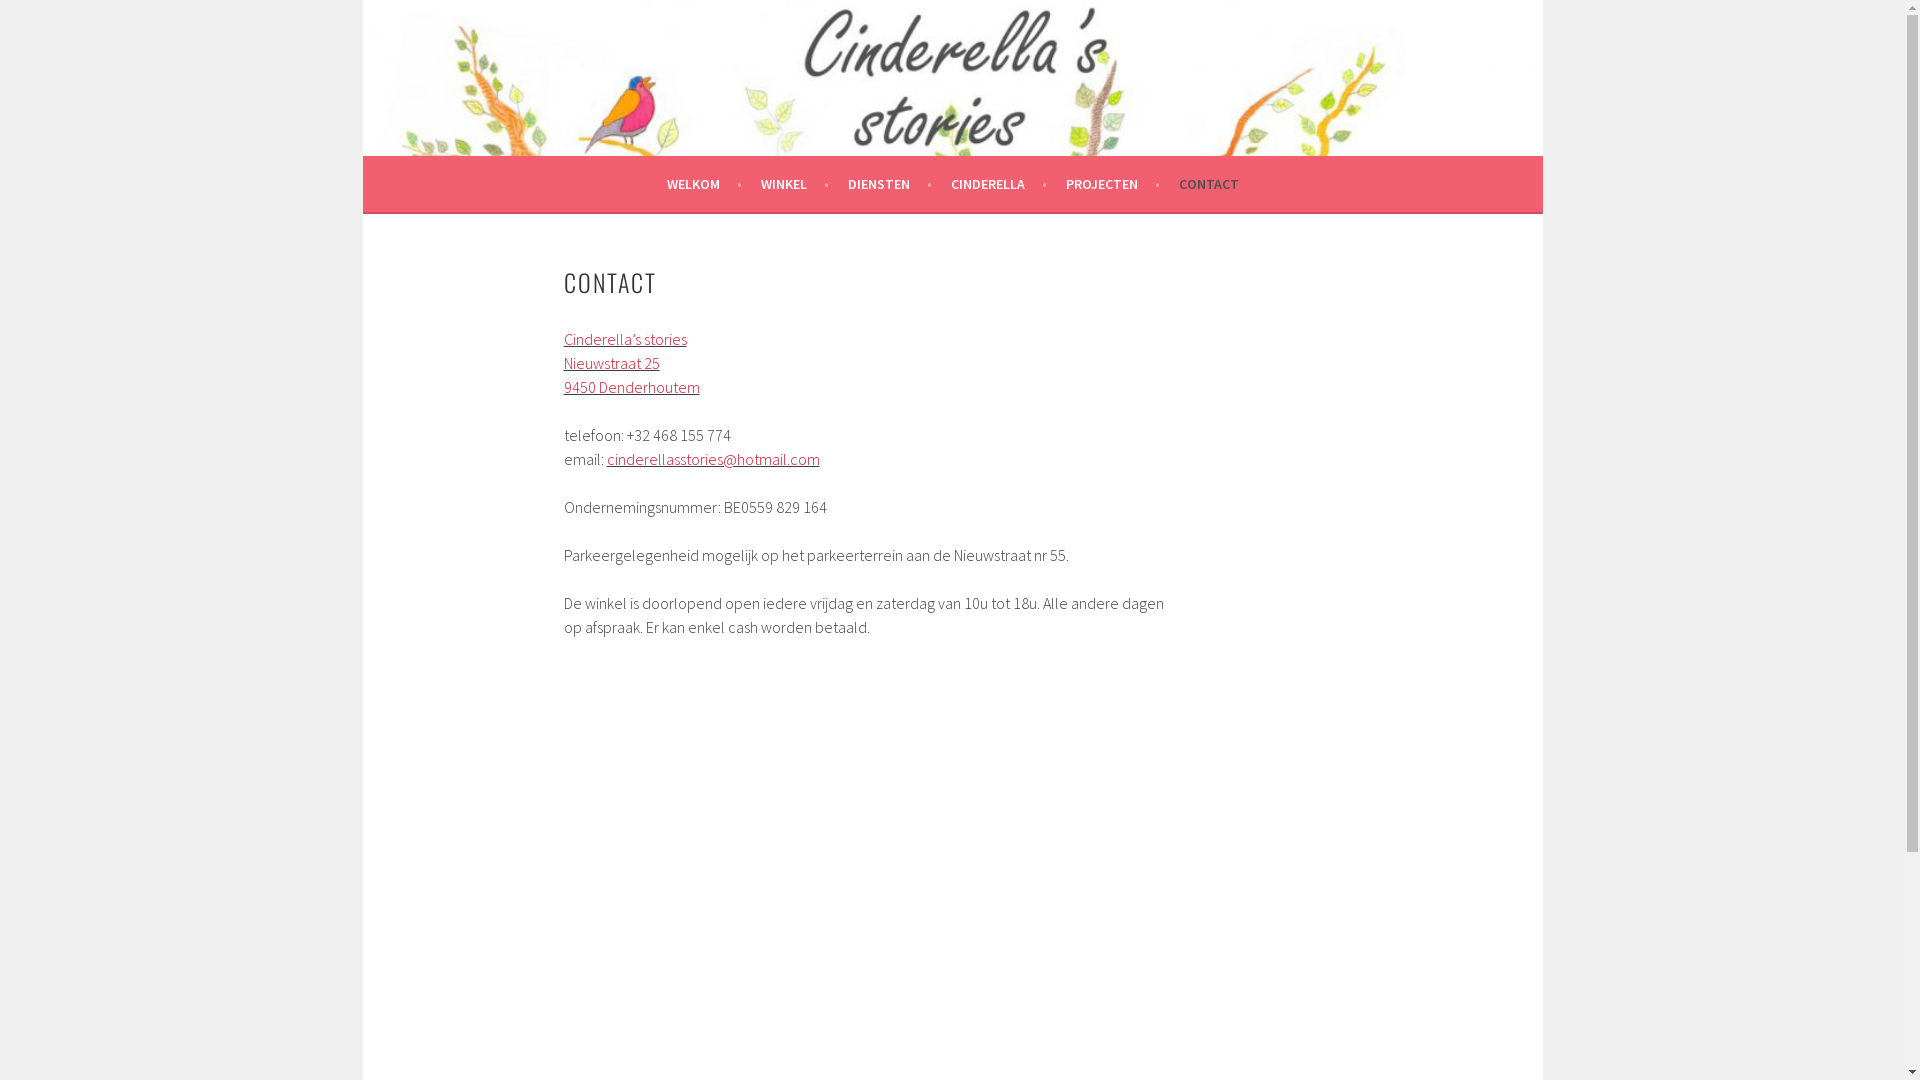 Image resolution: width=1920 pixels, height=1080 pixels. I want to click on 'DIENSTEN', so click(848, 184).